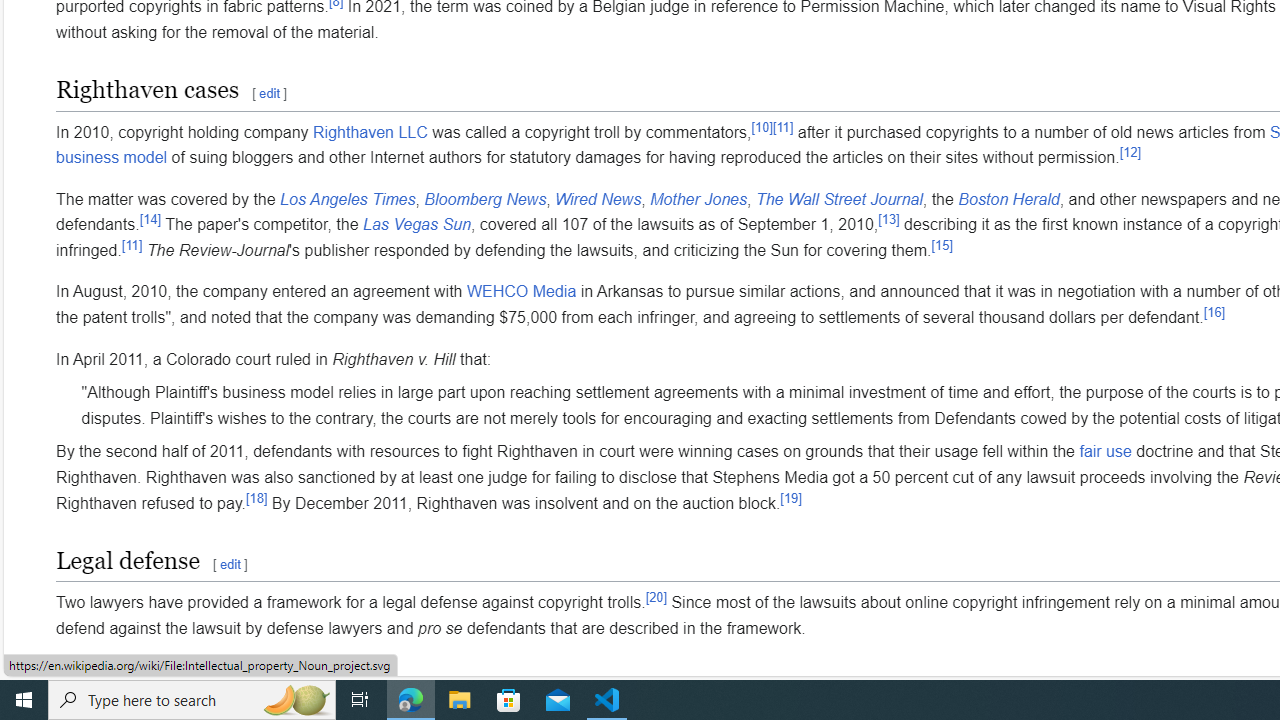 The width and height of the screenshot is (1280, 720). What do you see at coordinates (485, 199) in the screenshot?
I see `'Bloomberg News'` at bounding box center [485, 199].